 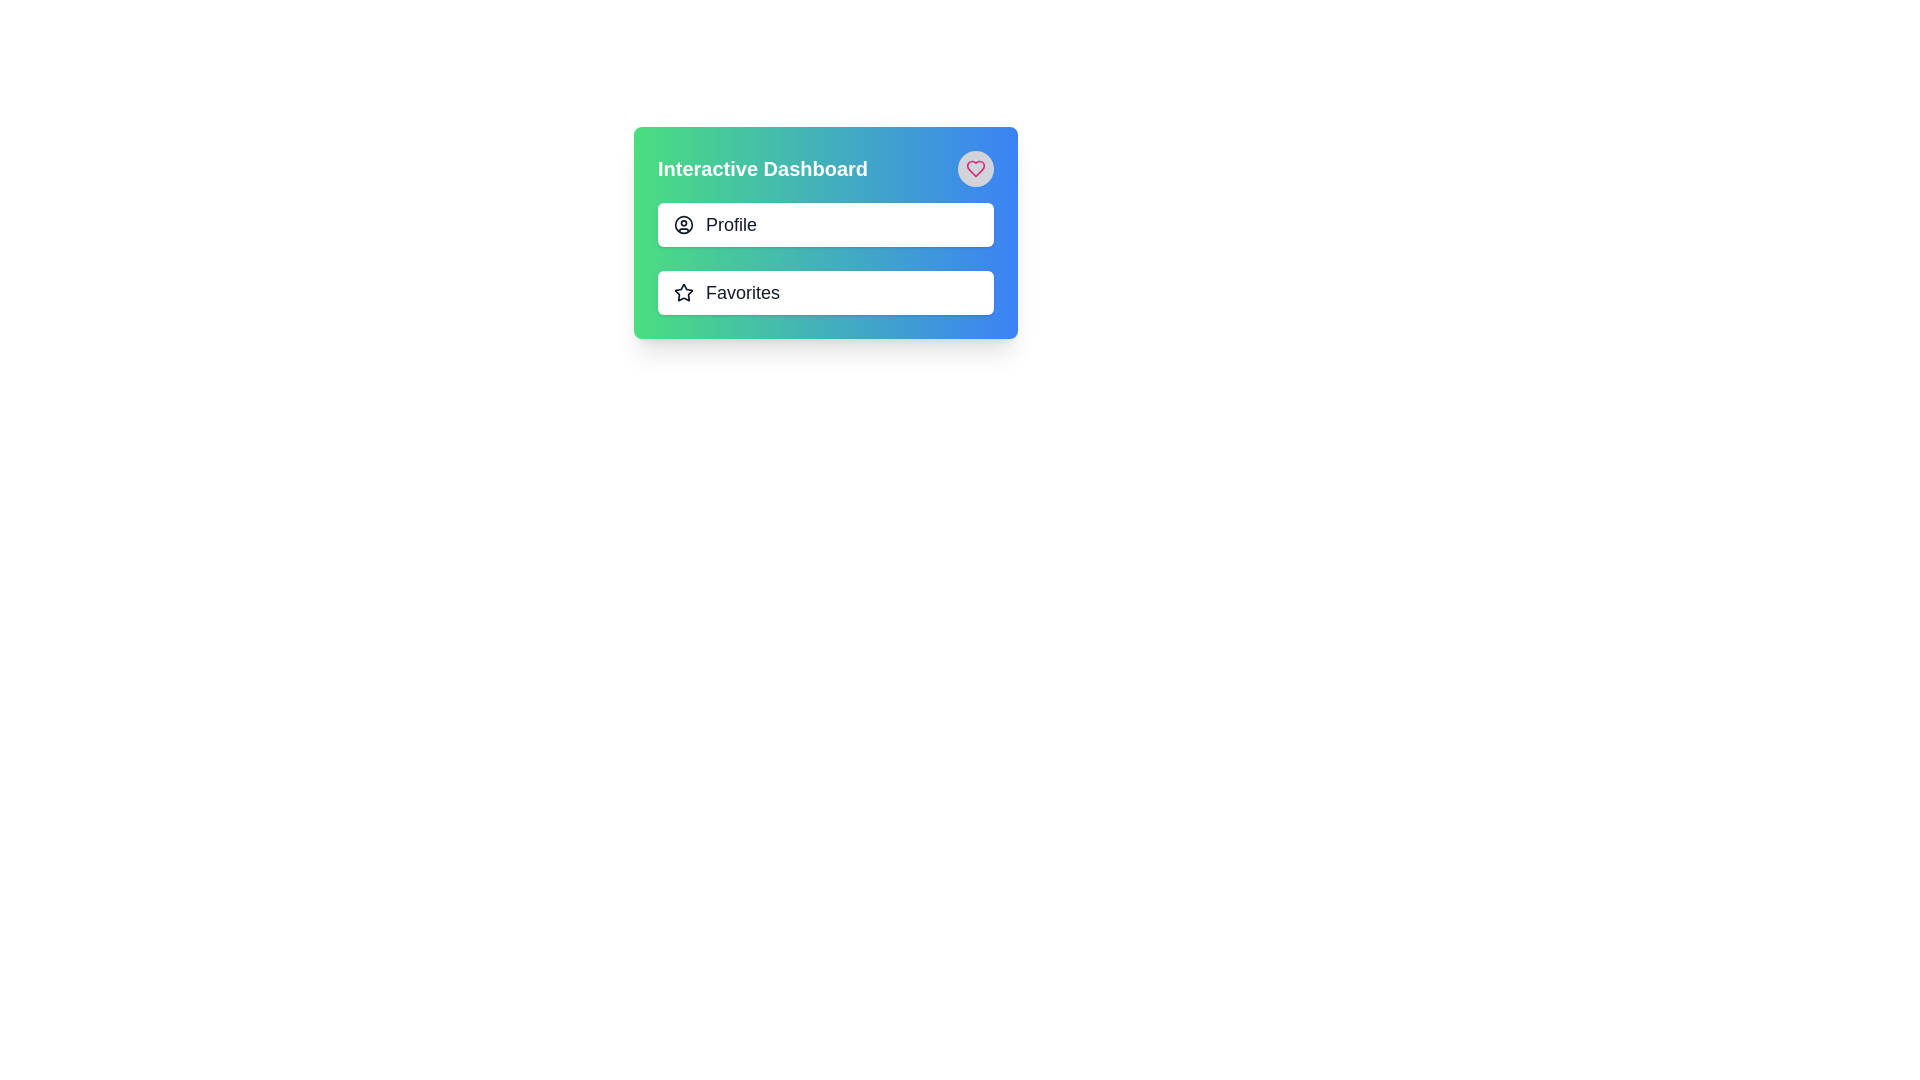 What do you see at coordinates (825, 293) in the screenshot?
I see `the 'Favorites' button, which is the second item in a vertical list below the 'Profile' button` at bounding box center [825, 293].